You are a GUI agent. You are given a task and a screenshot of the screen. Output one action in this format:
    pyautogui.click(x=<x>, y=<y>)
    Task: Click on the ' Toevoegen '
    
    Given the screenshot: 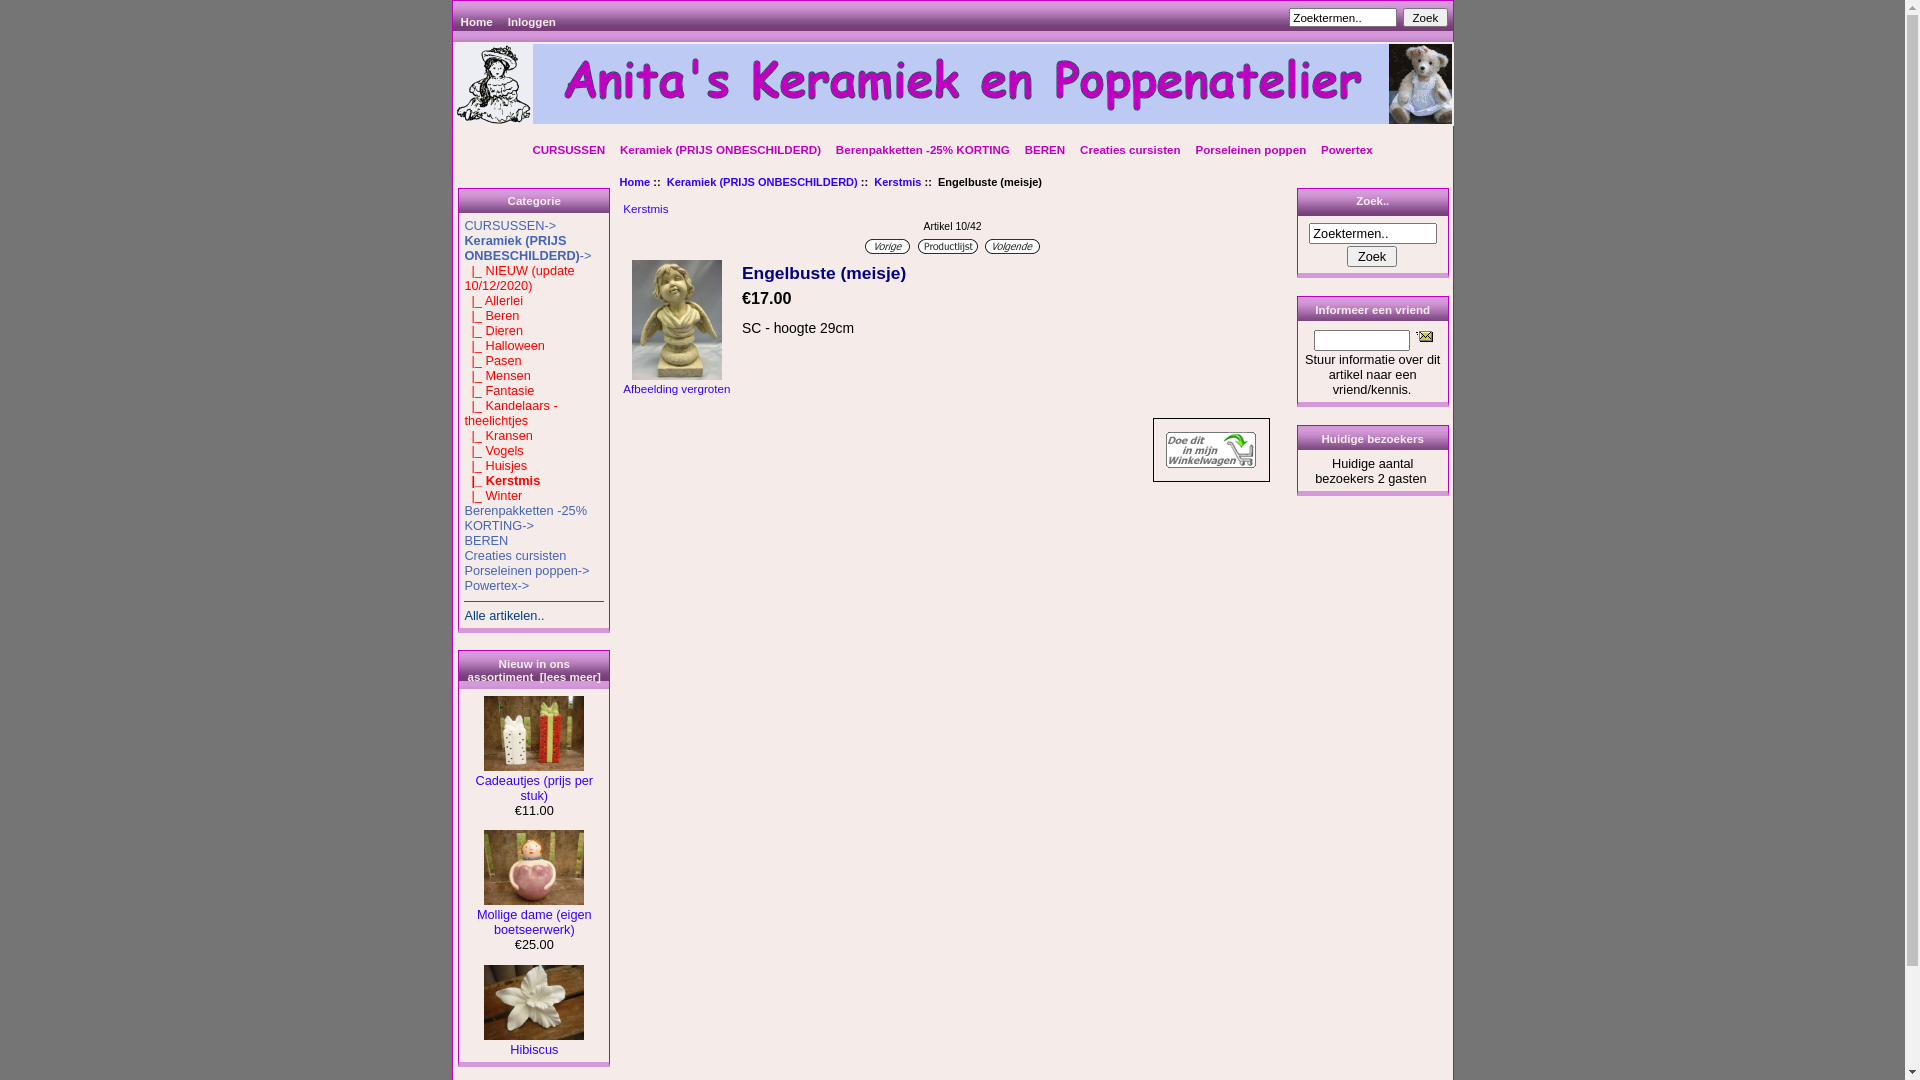 What is the action you would take?
    pyautogui.click(x=1209, y=450)
    